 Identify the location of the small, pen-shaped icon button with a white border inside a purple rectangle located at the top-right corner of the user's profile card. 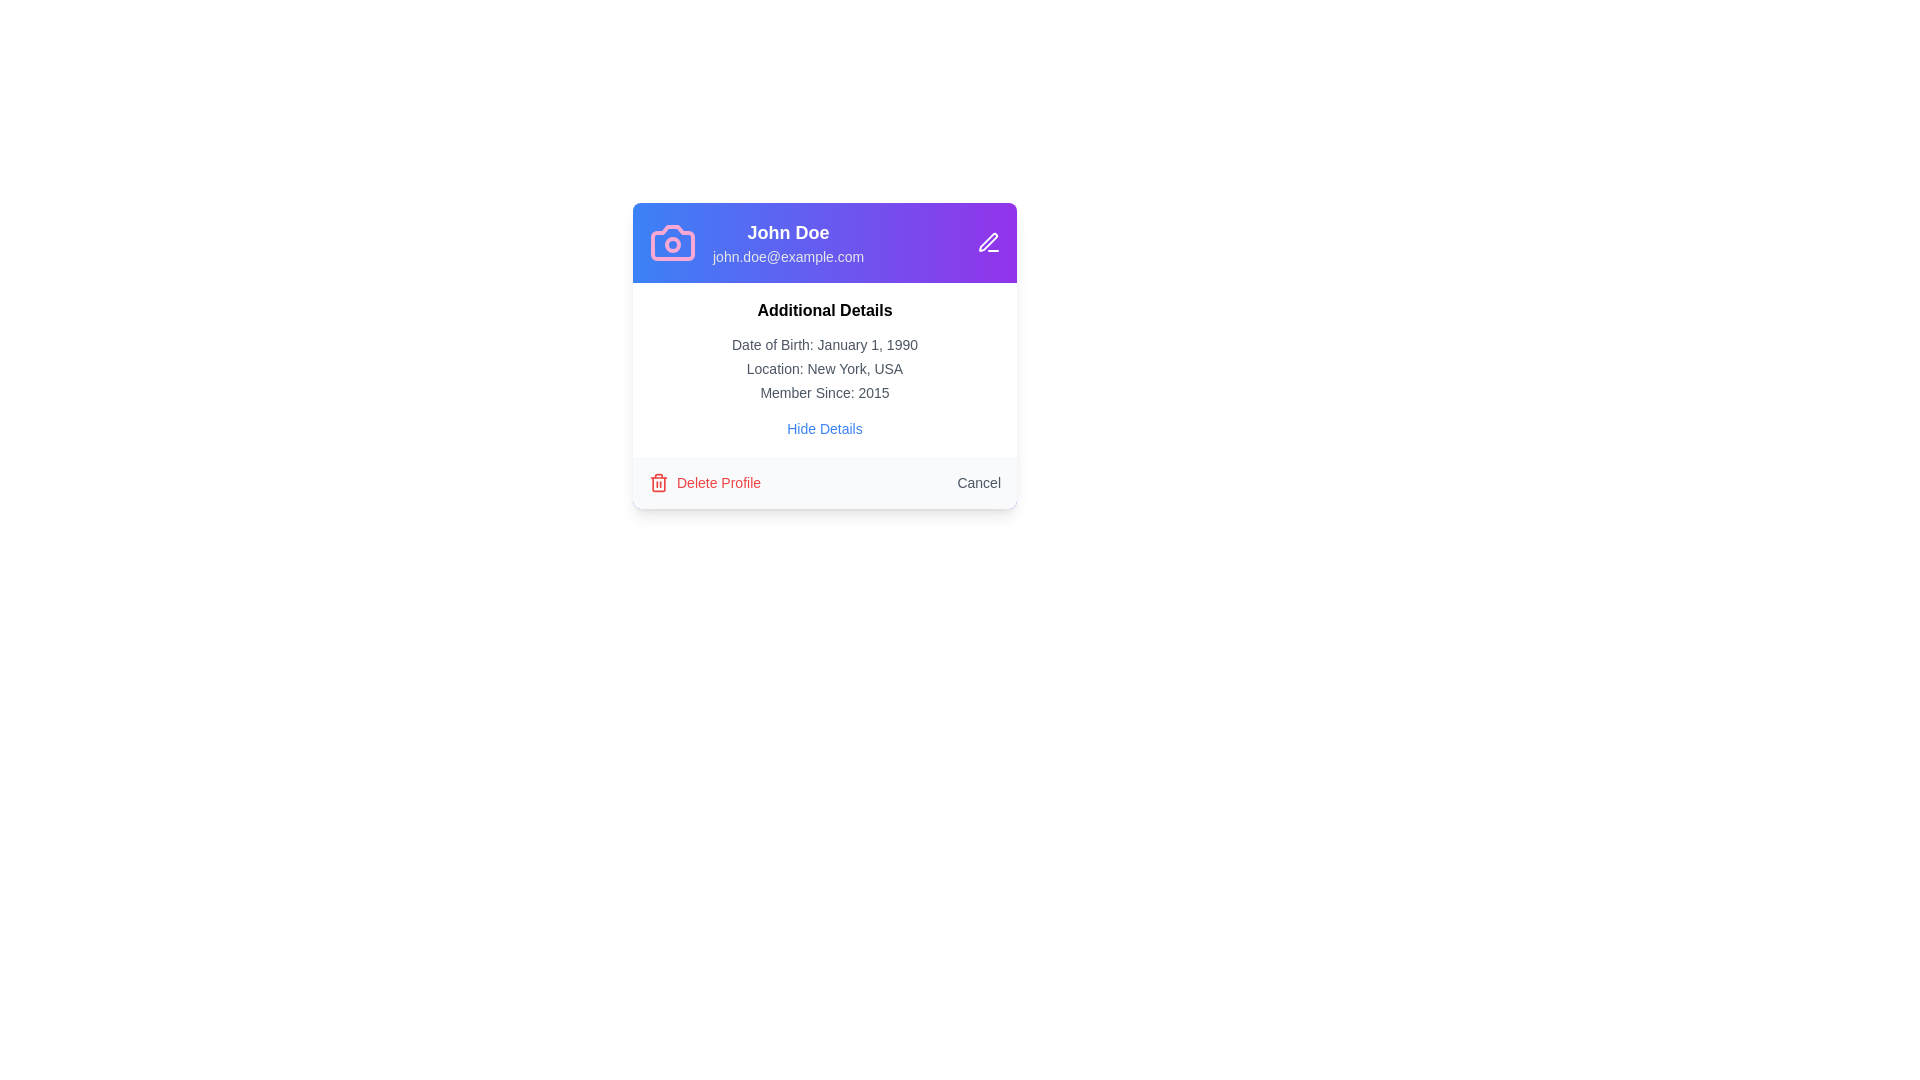
(988, 242).